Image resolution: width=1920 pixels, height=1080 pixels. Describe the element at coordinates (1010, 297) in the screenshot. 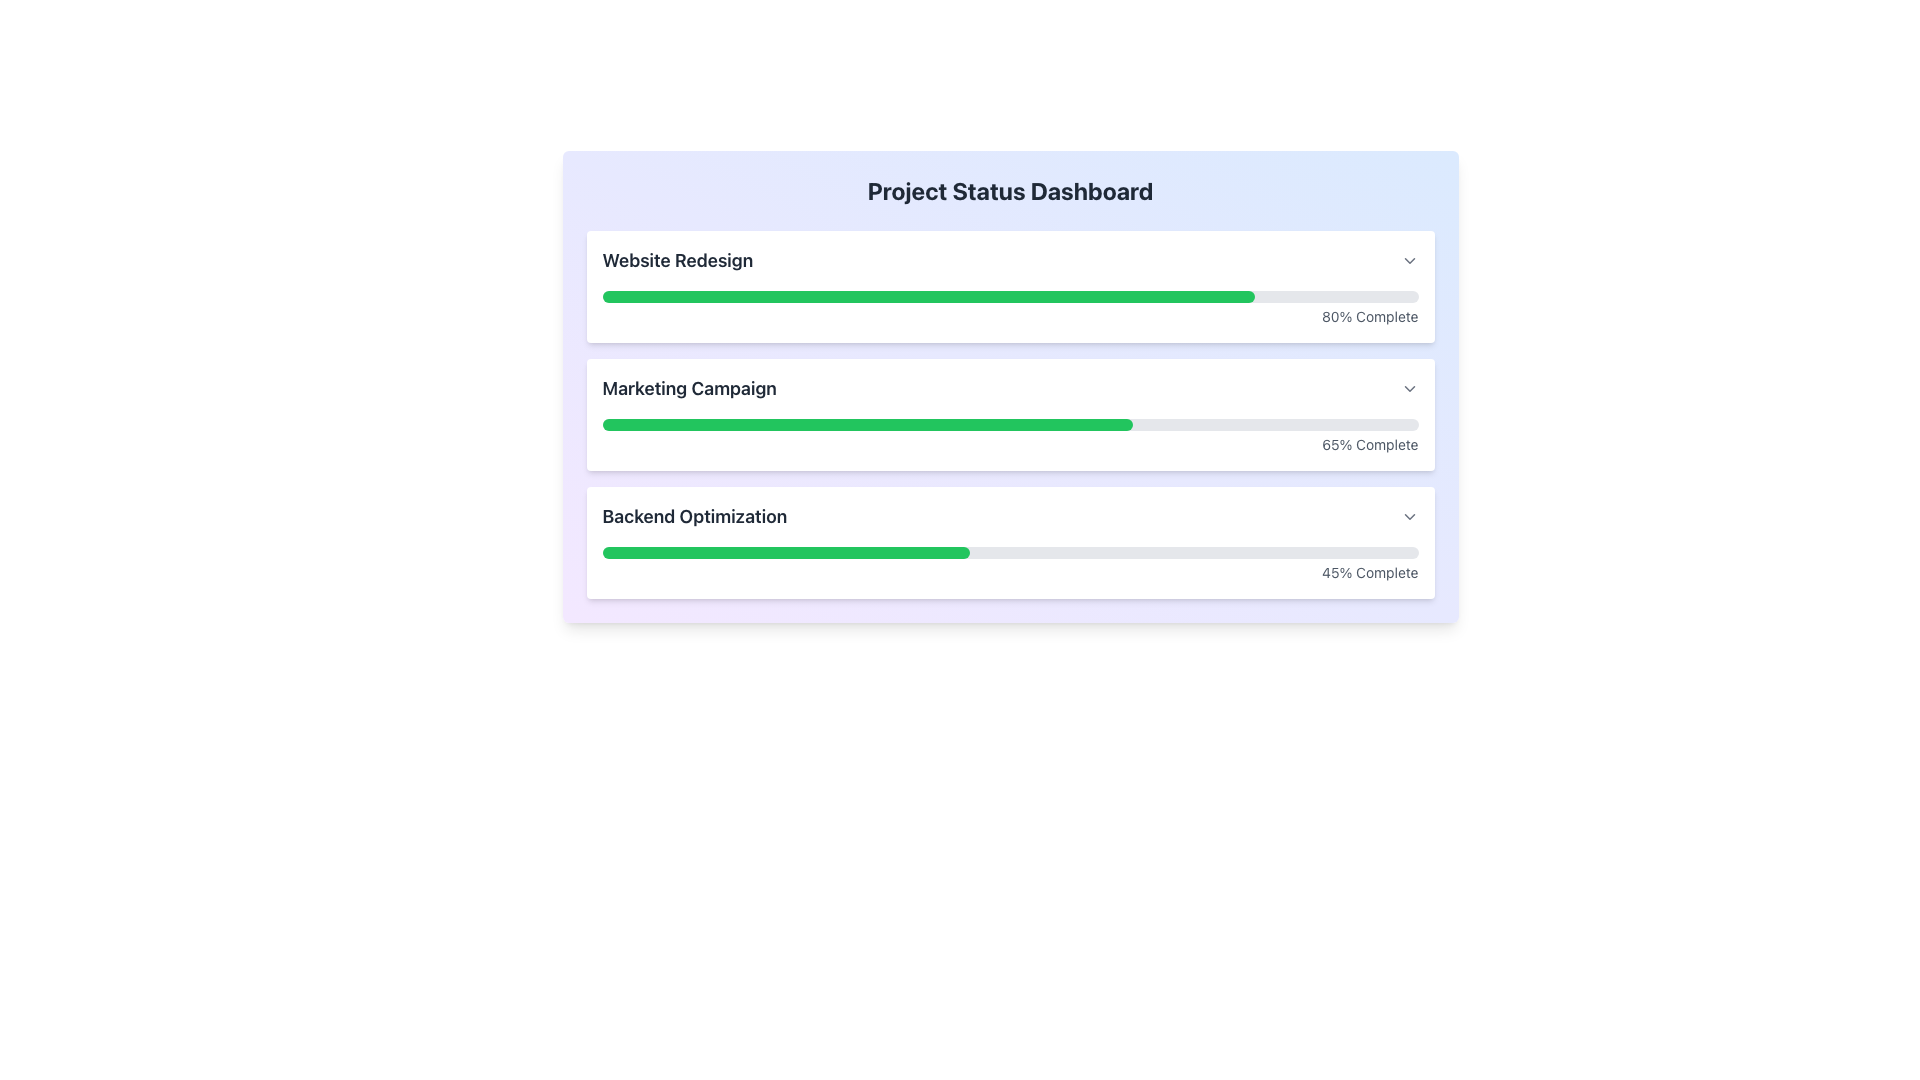

I see `the progress bar indicating 80% completion for the 'Website Redesign' task located in the top section of the 'Project Status Dashboard'` at that location.